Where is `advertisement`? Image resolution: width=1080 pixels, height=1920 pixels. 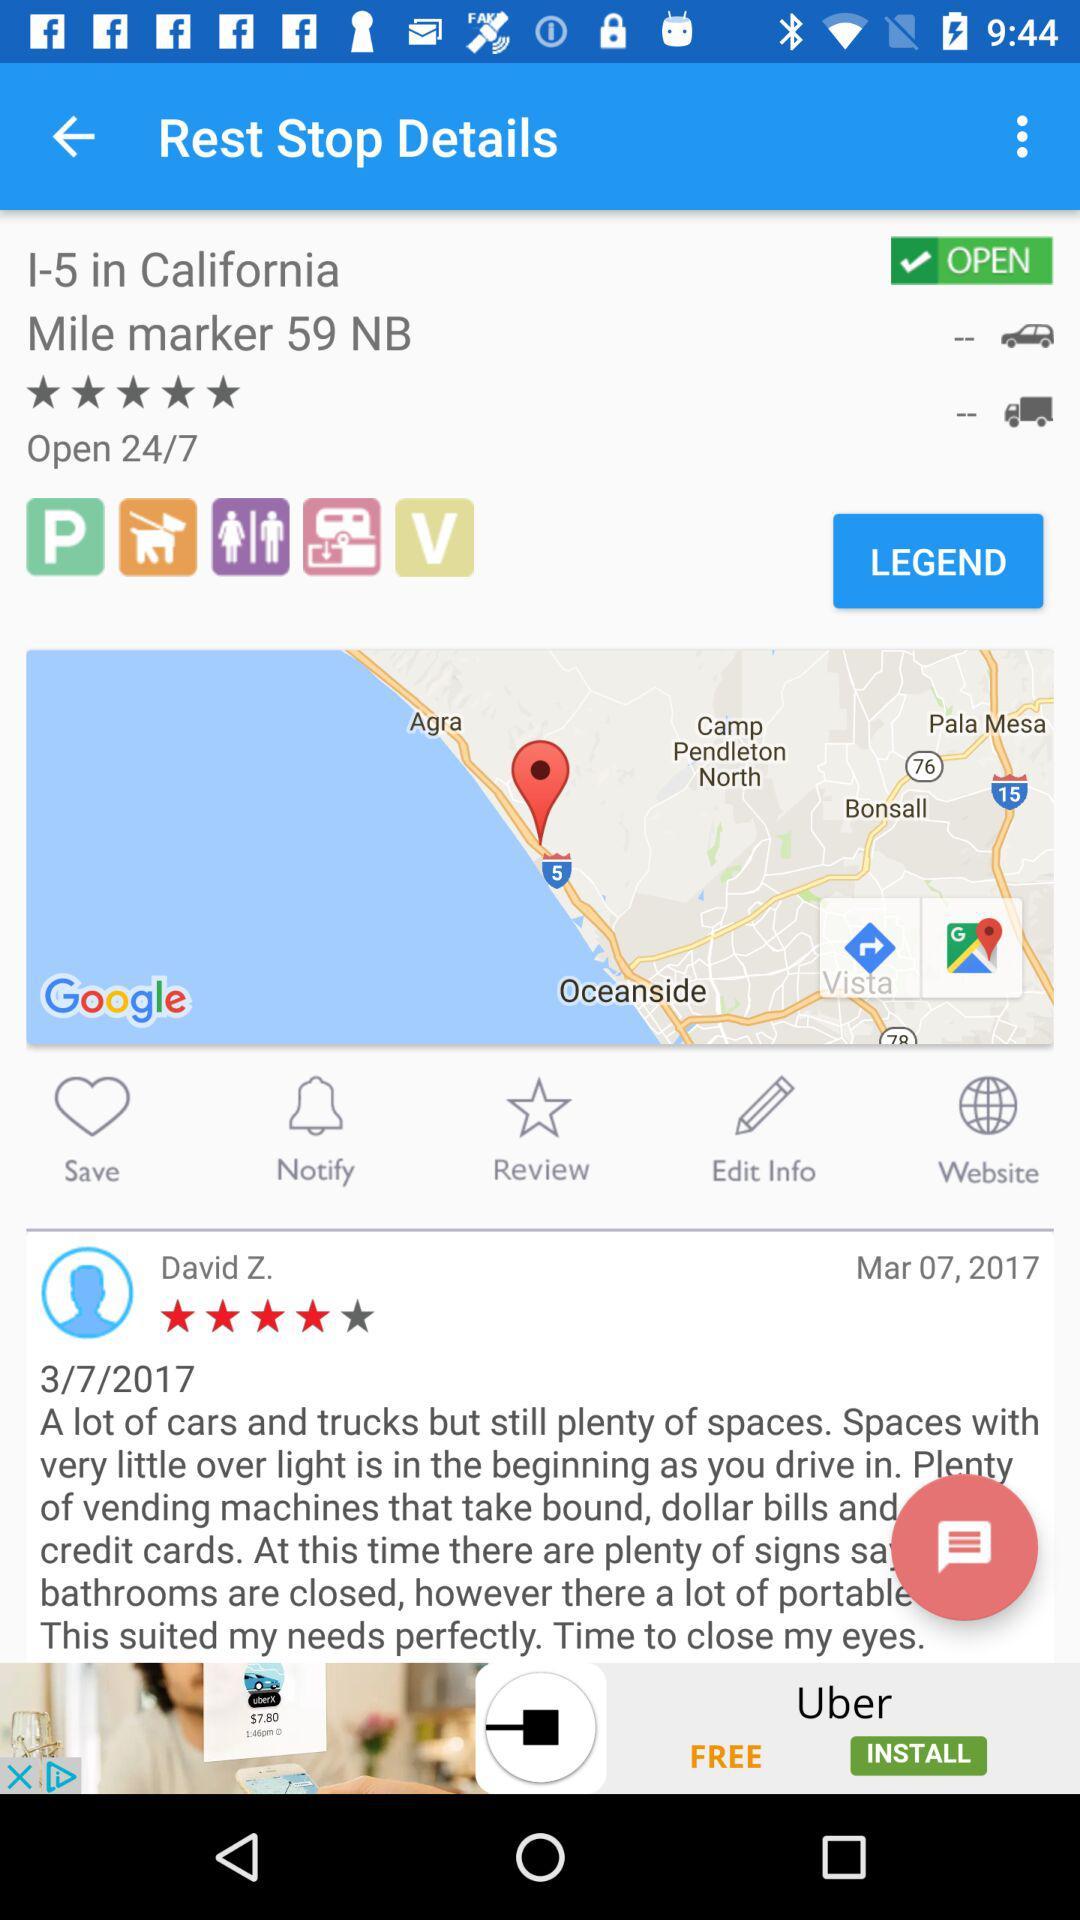
advertisement is located at coordinates (540, 1727).